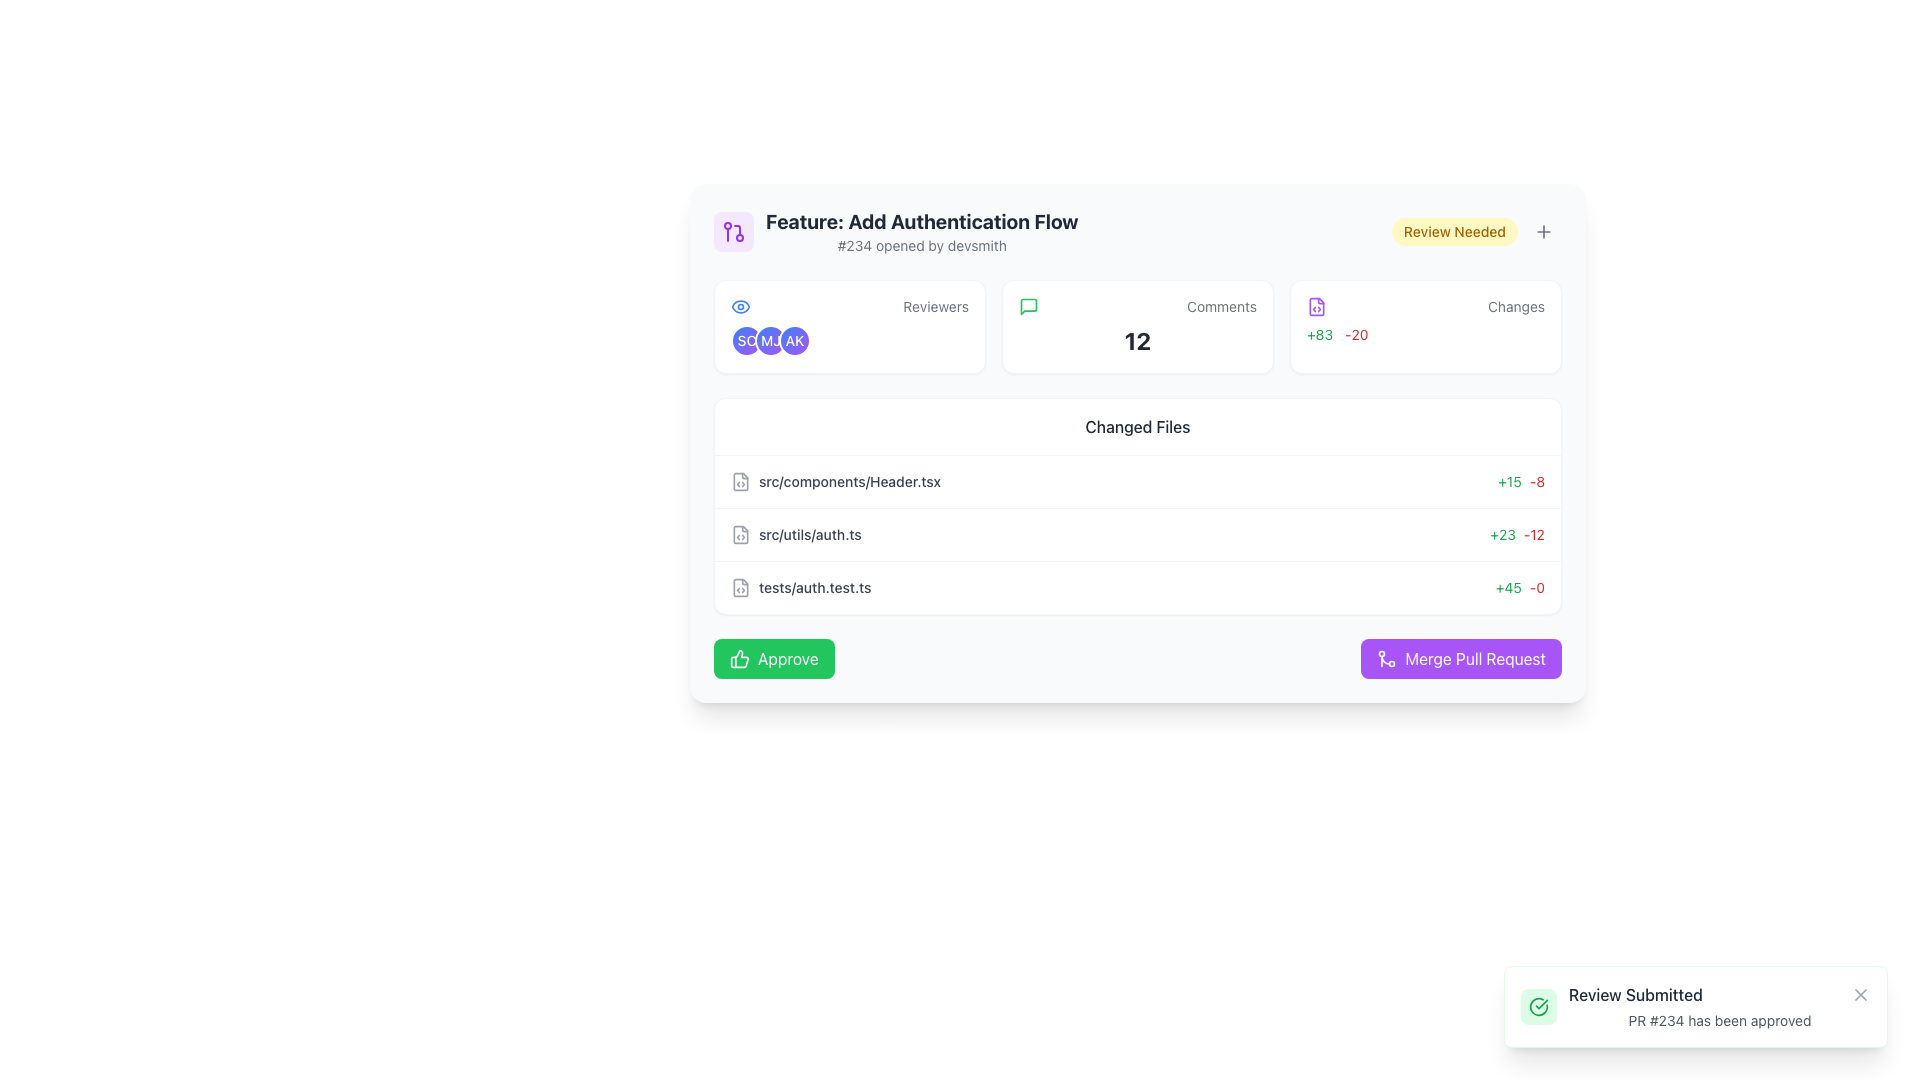 The width and height of the screenshot is (1920, 1080). What do you see at coordinates (733, 230) in the screenshot?
I see `the Git pull request icon, which features a modern purple design with circular endpoints and a three-way fork, located in the top left section of the pull request card` at bounding box center [733, 230].